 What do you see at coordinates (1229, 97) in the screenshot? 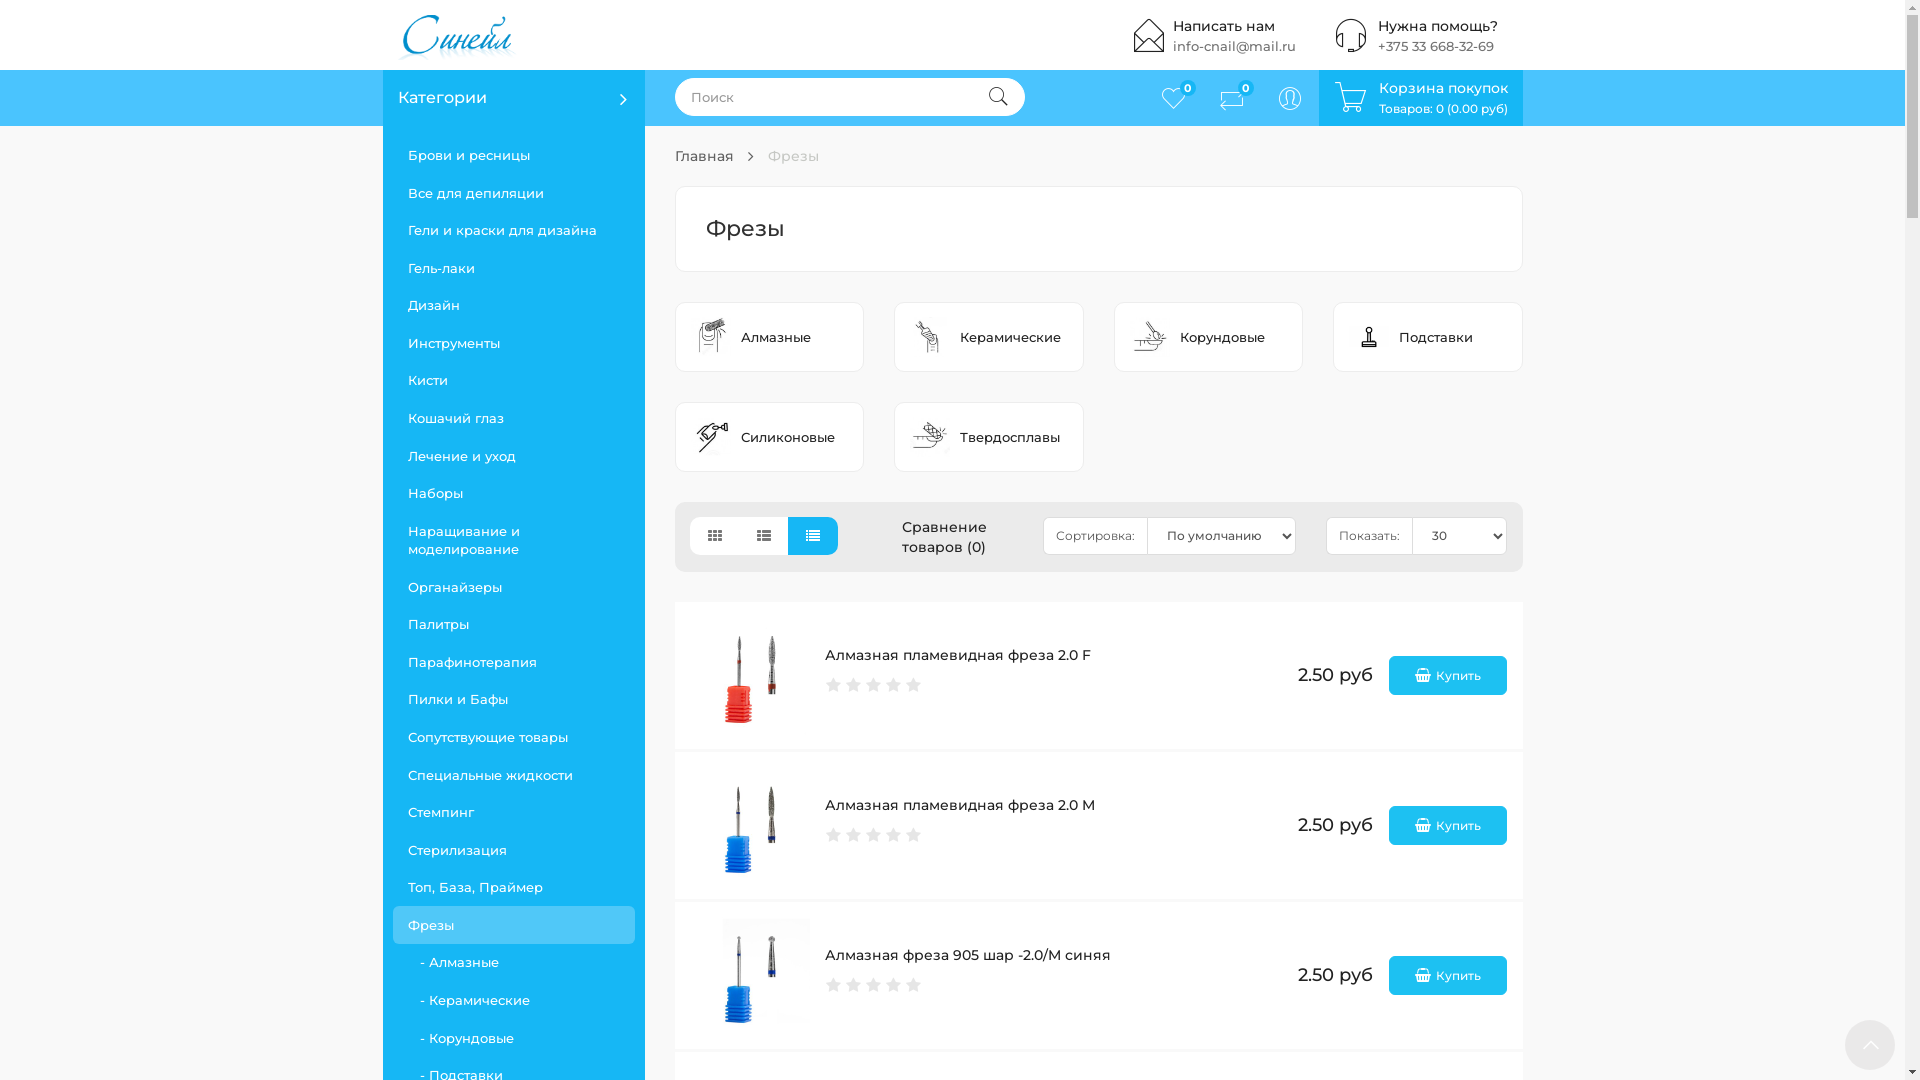
I see `'0'` at bounding box center [1229, 97].